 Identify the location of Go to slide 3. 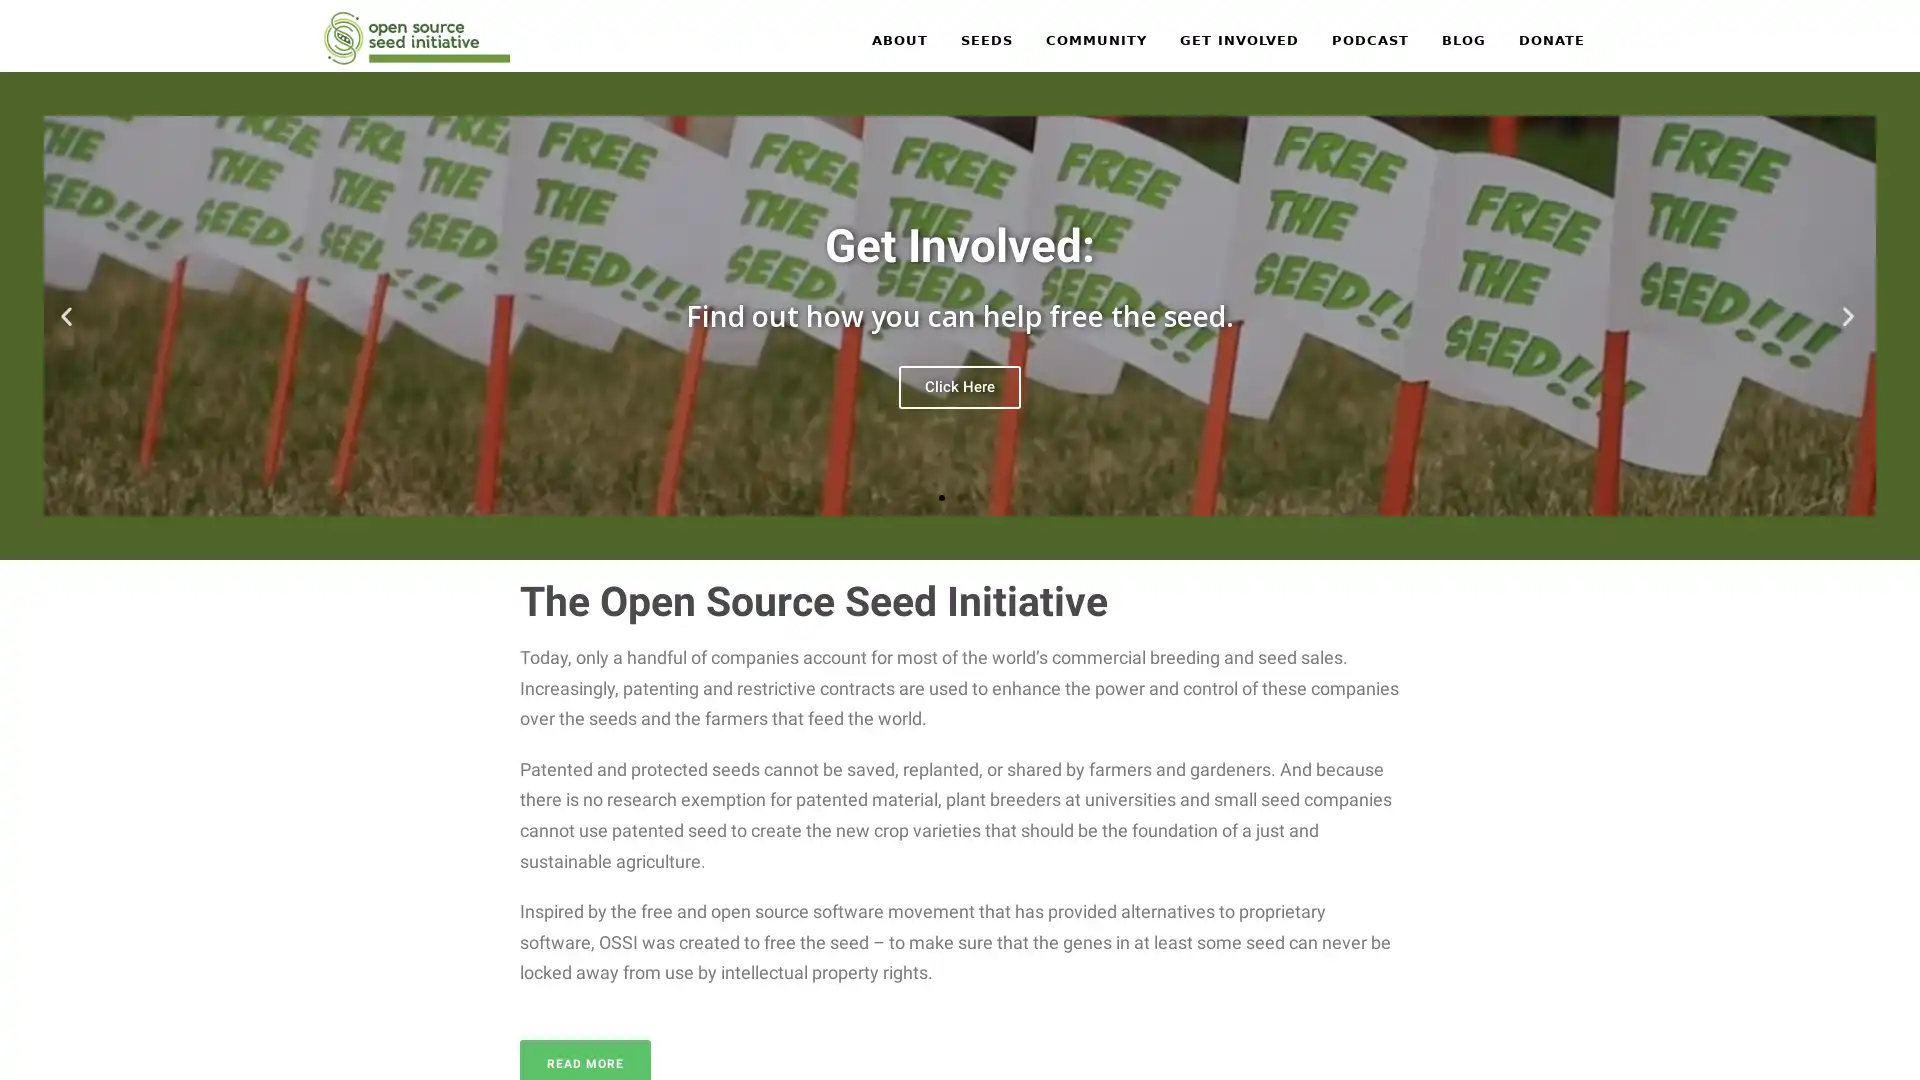
(978, 496).